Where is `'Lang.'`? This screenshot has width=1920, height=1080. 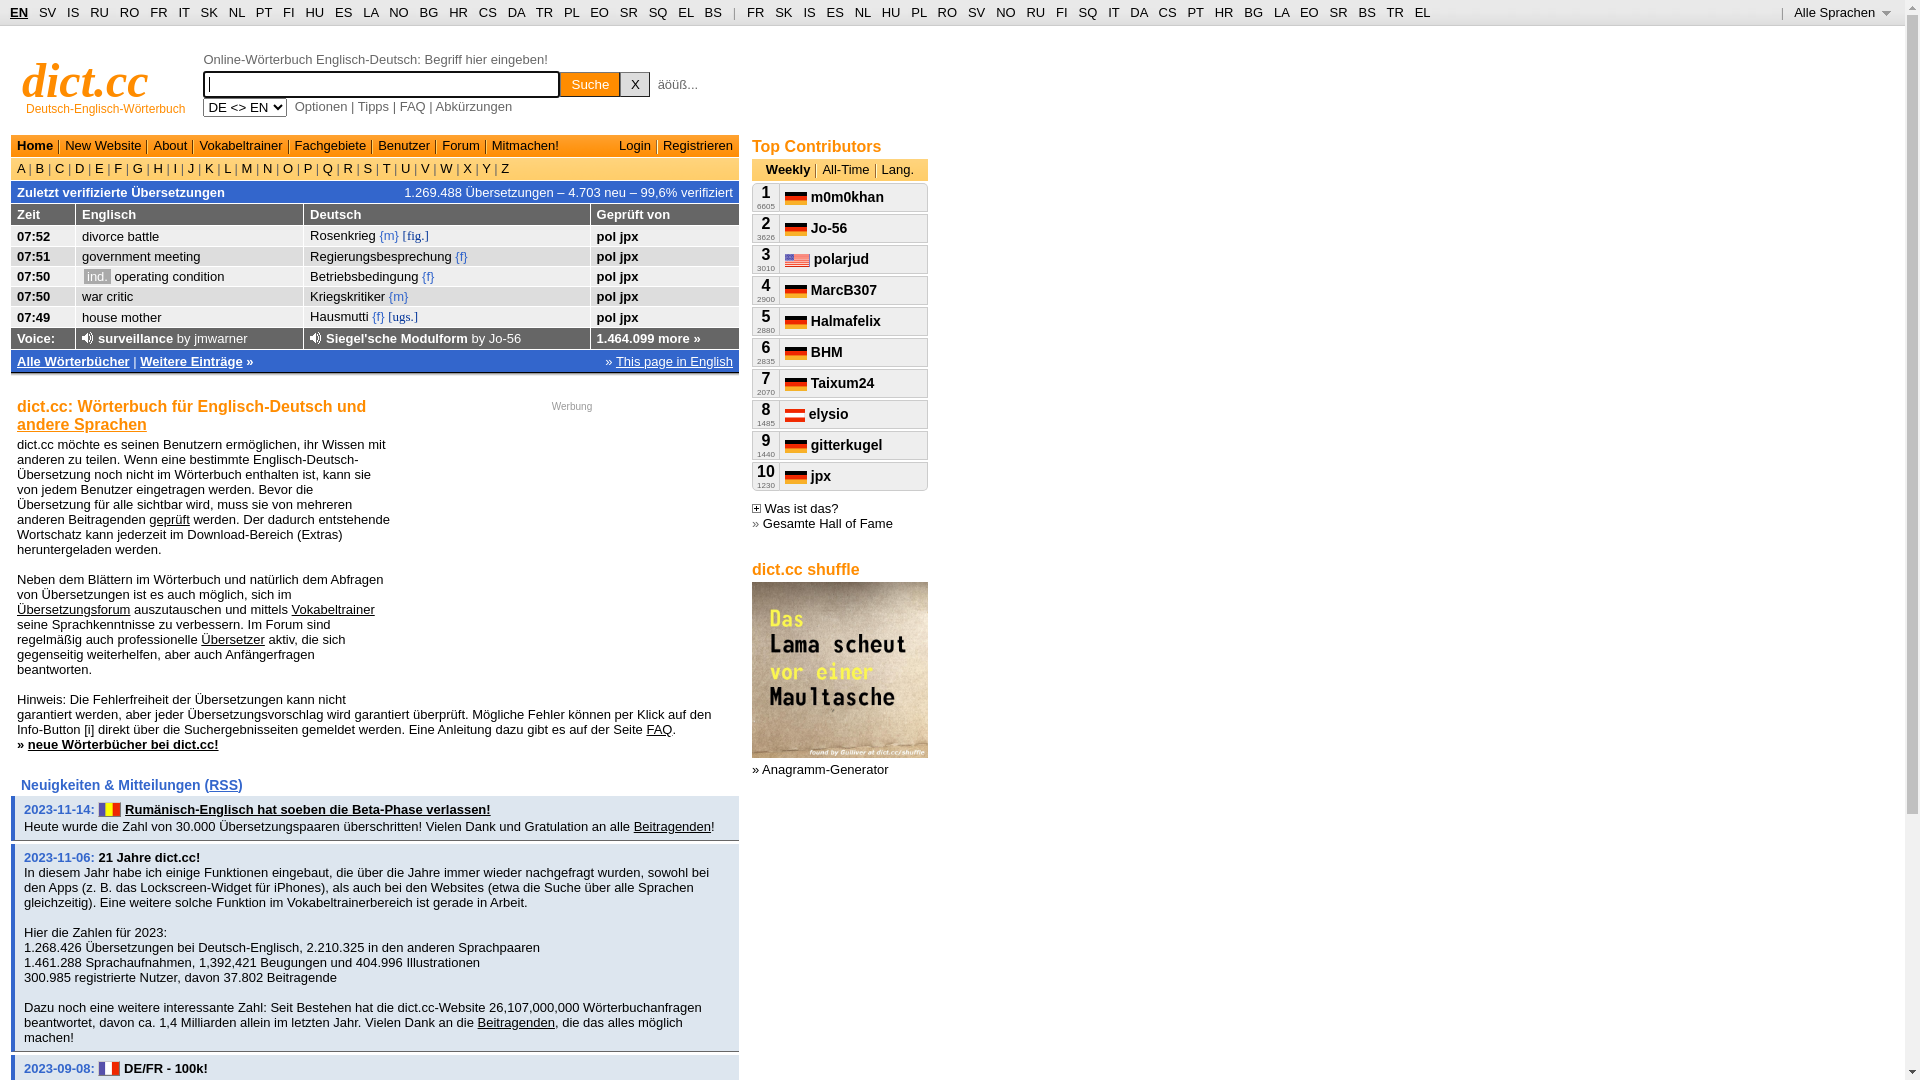 'Lang.' is located at coordinates (897, 168).